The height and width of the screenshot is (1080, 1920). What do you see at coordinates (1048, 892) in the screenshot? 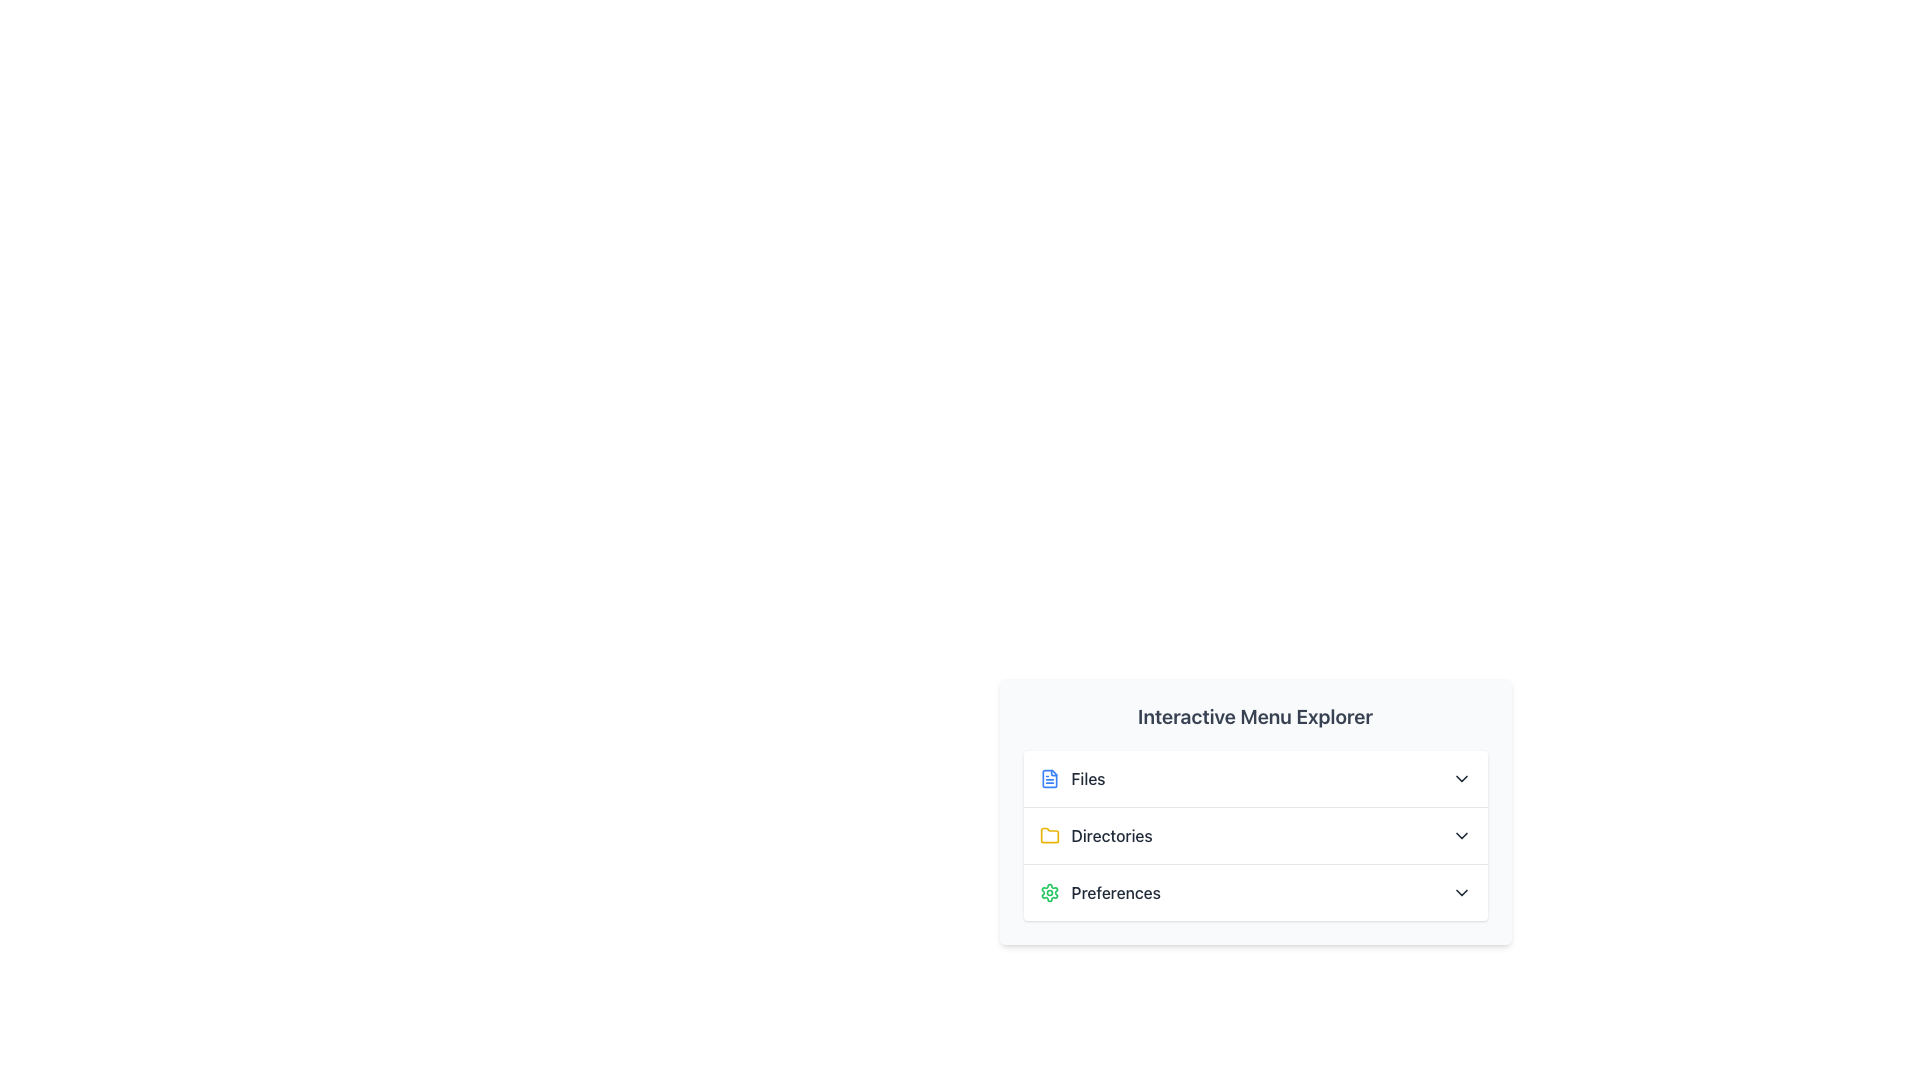
I see `the green gear icon located to the left of the 'Preferences' label to invoke preferences` at bounding box center [1048, 892].